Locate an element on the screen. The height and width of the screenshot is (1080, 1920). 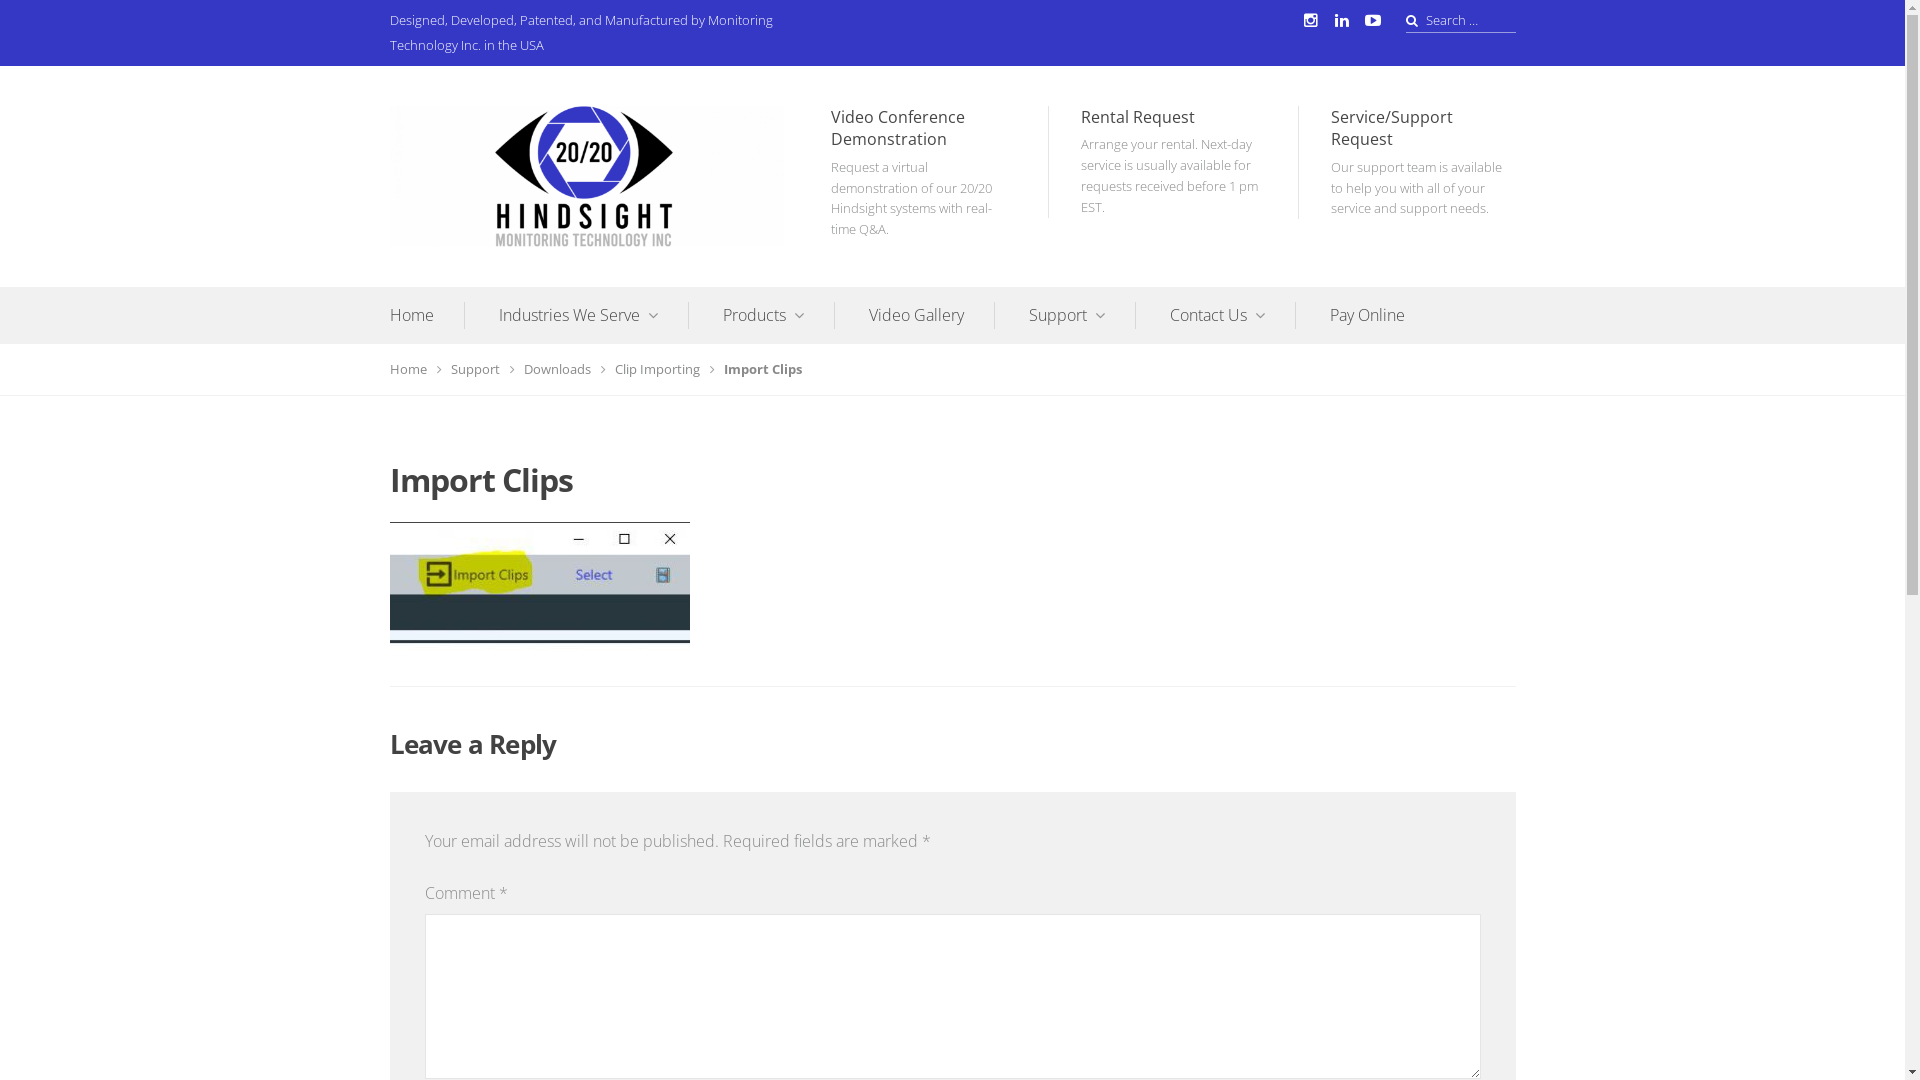
'Home' is located at coordinates (426, 315).